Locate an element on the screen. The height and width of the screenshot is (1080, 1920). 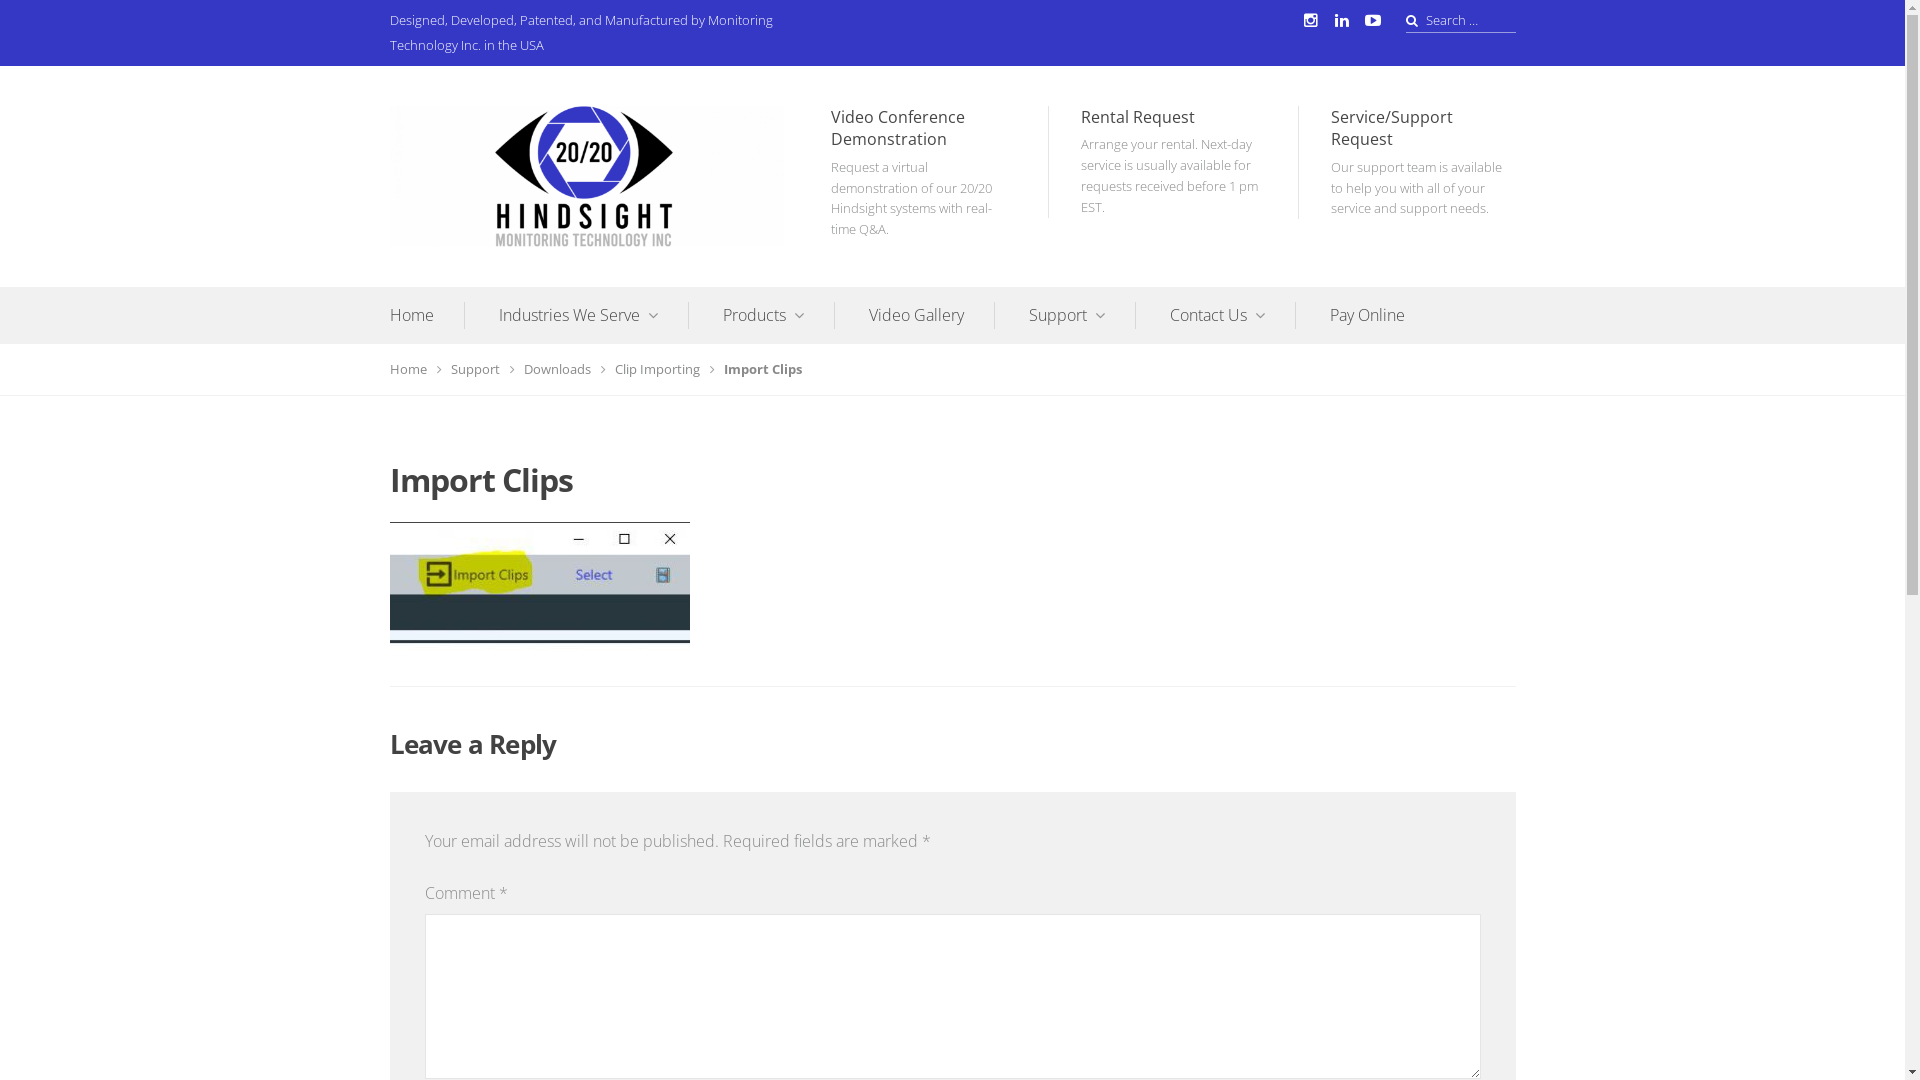
'Home' is located at coordinates (426, 315).